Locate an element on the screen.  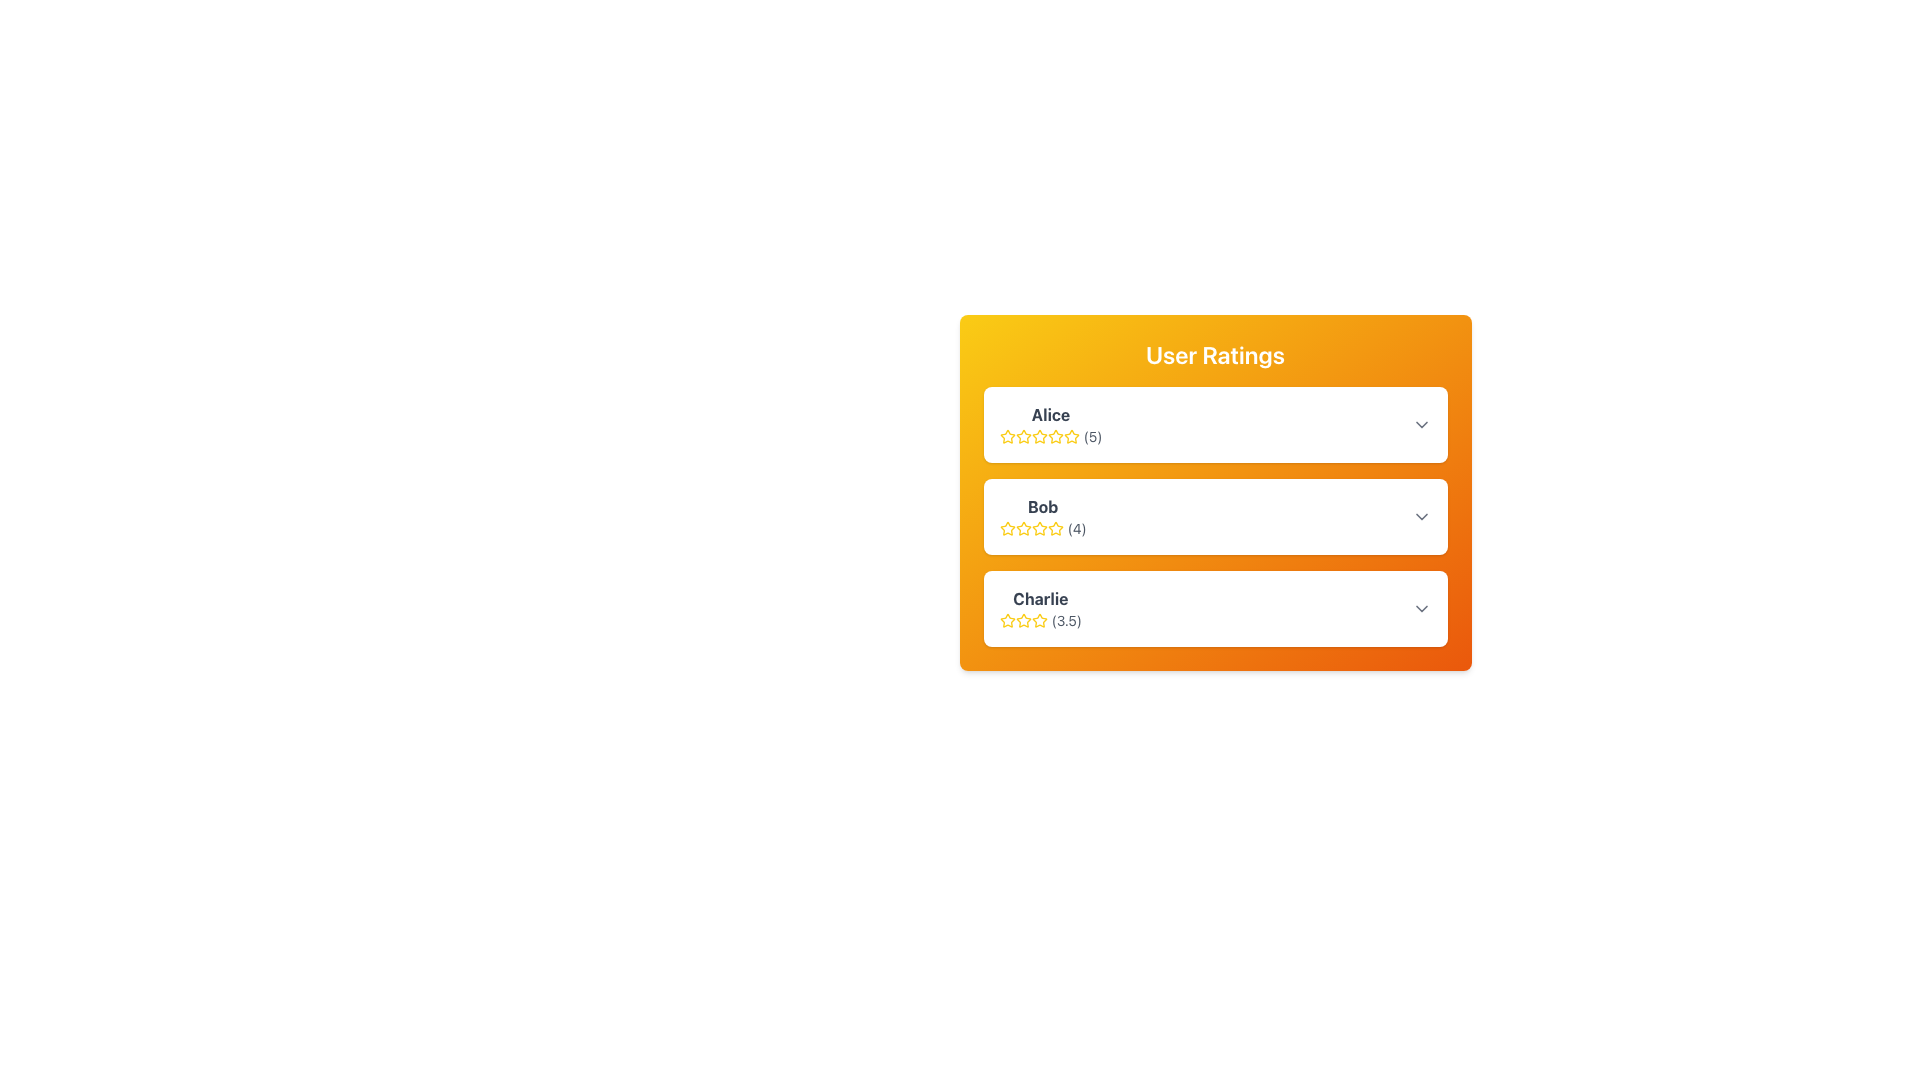
the text label displaying the rating score for user 'Bob', which is located to the right of the star icons in the user ratings list is located at coordinates (1076, 527).